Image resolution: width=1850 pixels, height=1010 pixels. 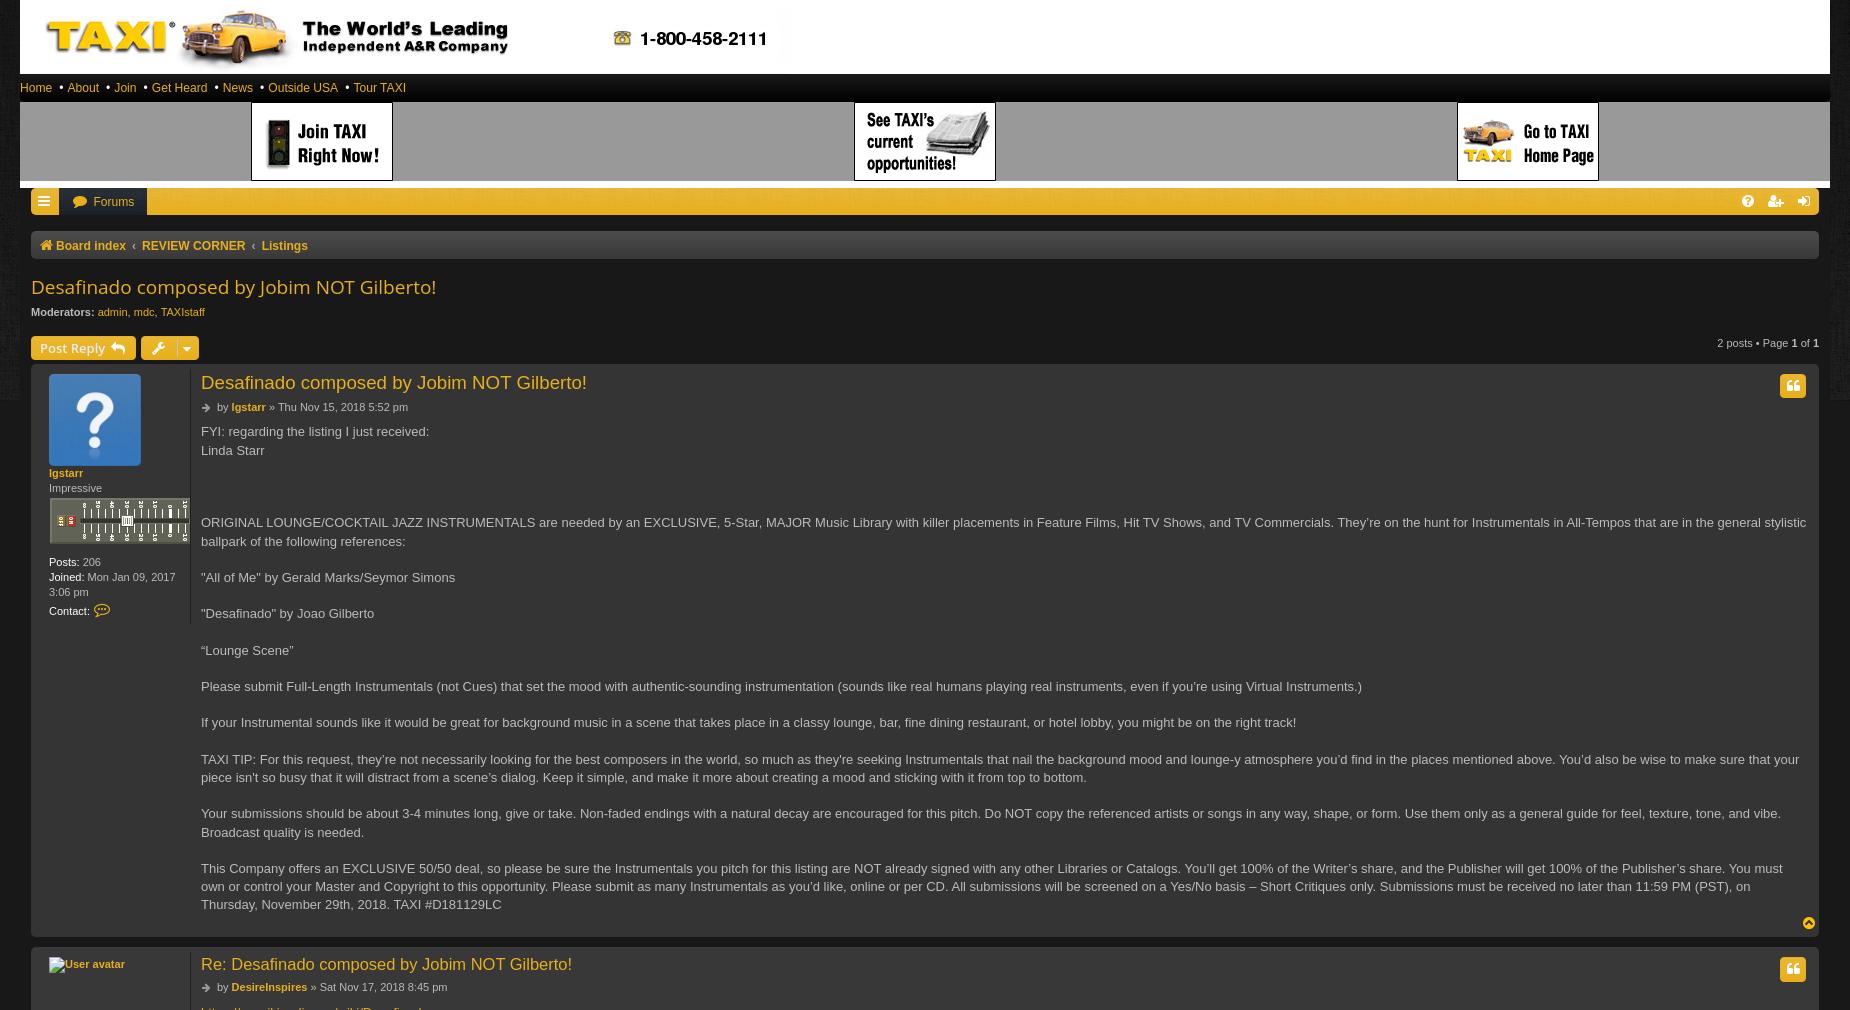 I want to click on 'About', so click(x=82, y=86).